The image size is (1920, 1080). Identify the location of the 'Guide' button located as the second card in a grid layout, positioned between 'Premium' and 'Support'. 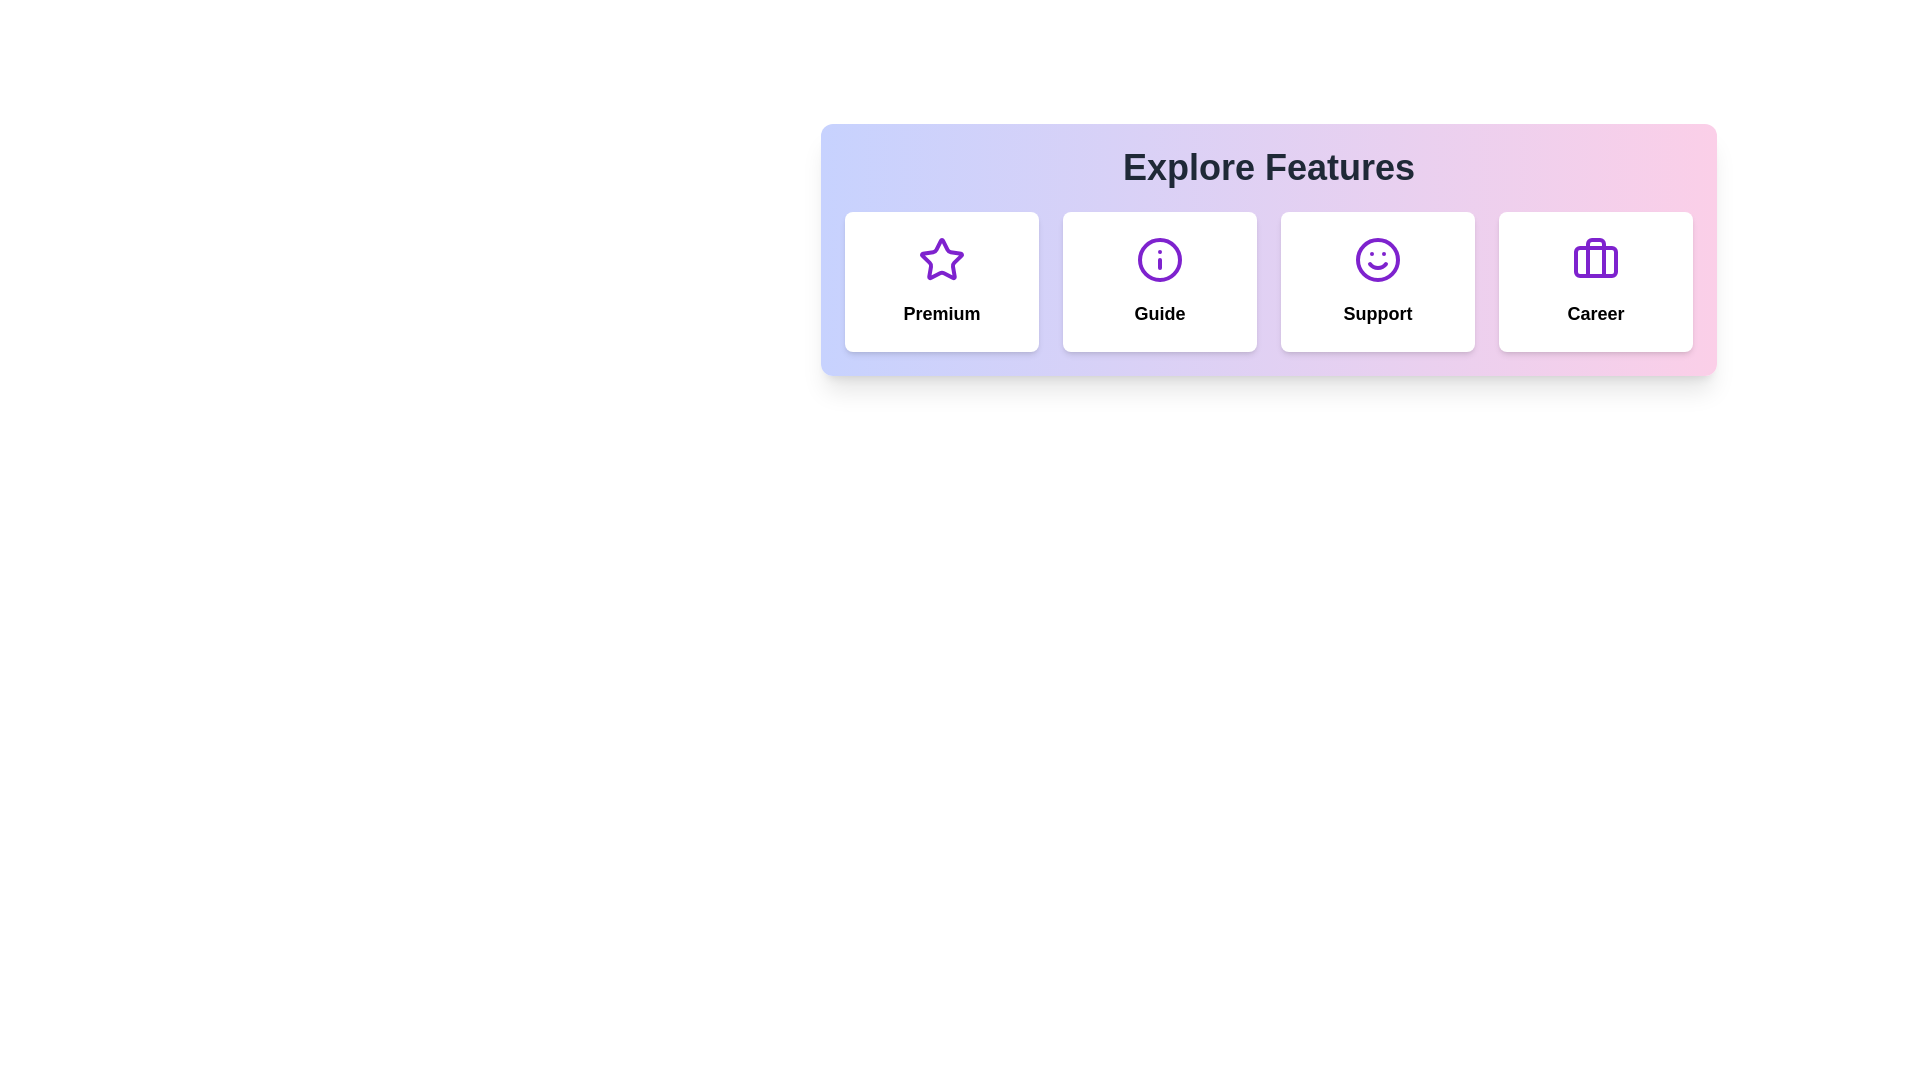
(1160, 281).